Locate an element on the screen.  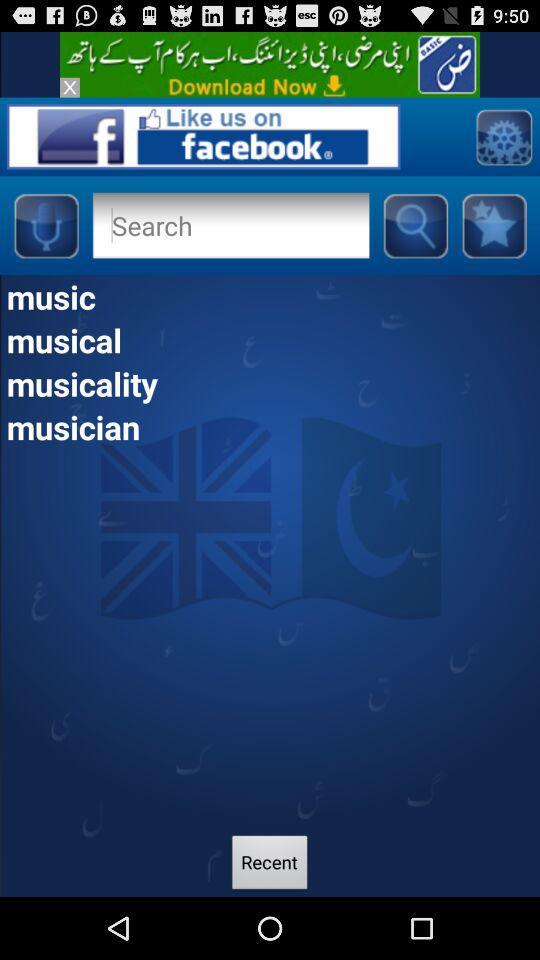
the pop up which is at the top is located at coordinates (270, 64).